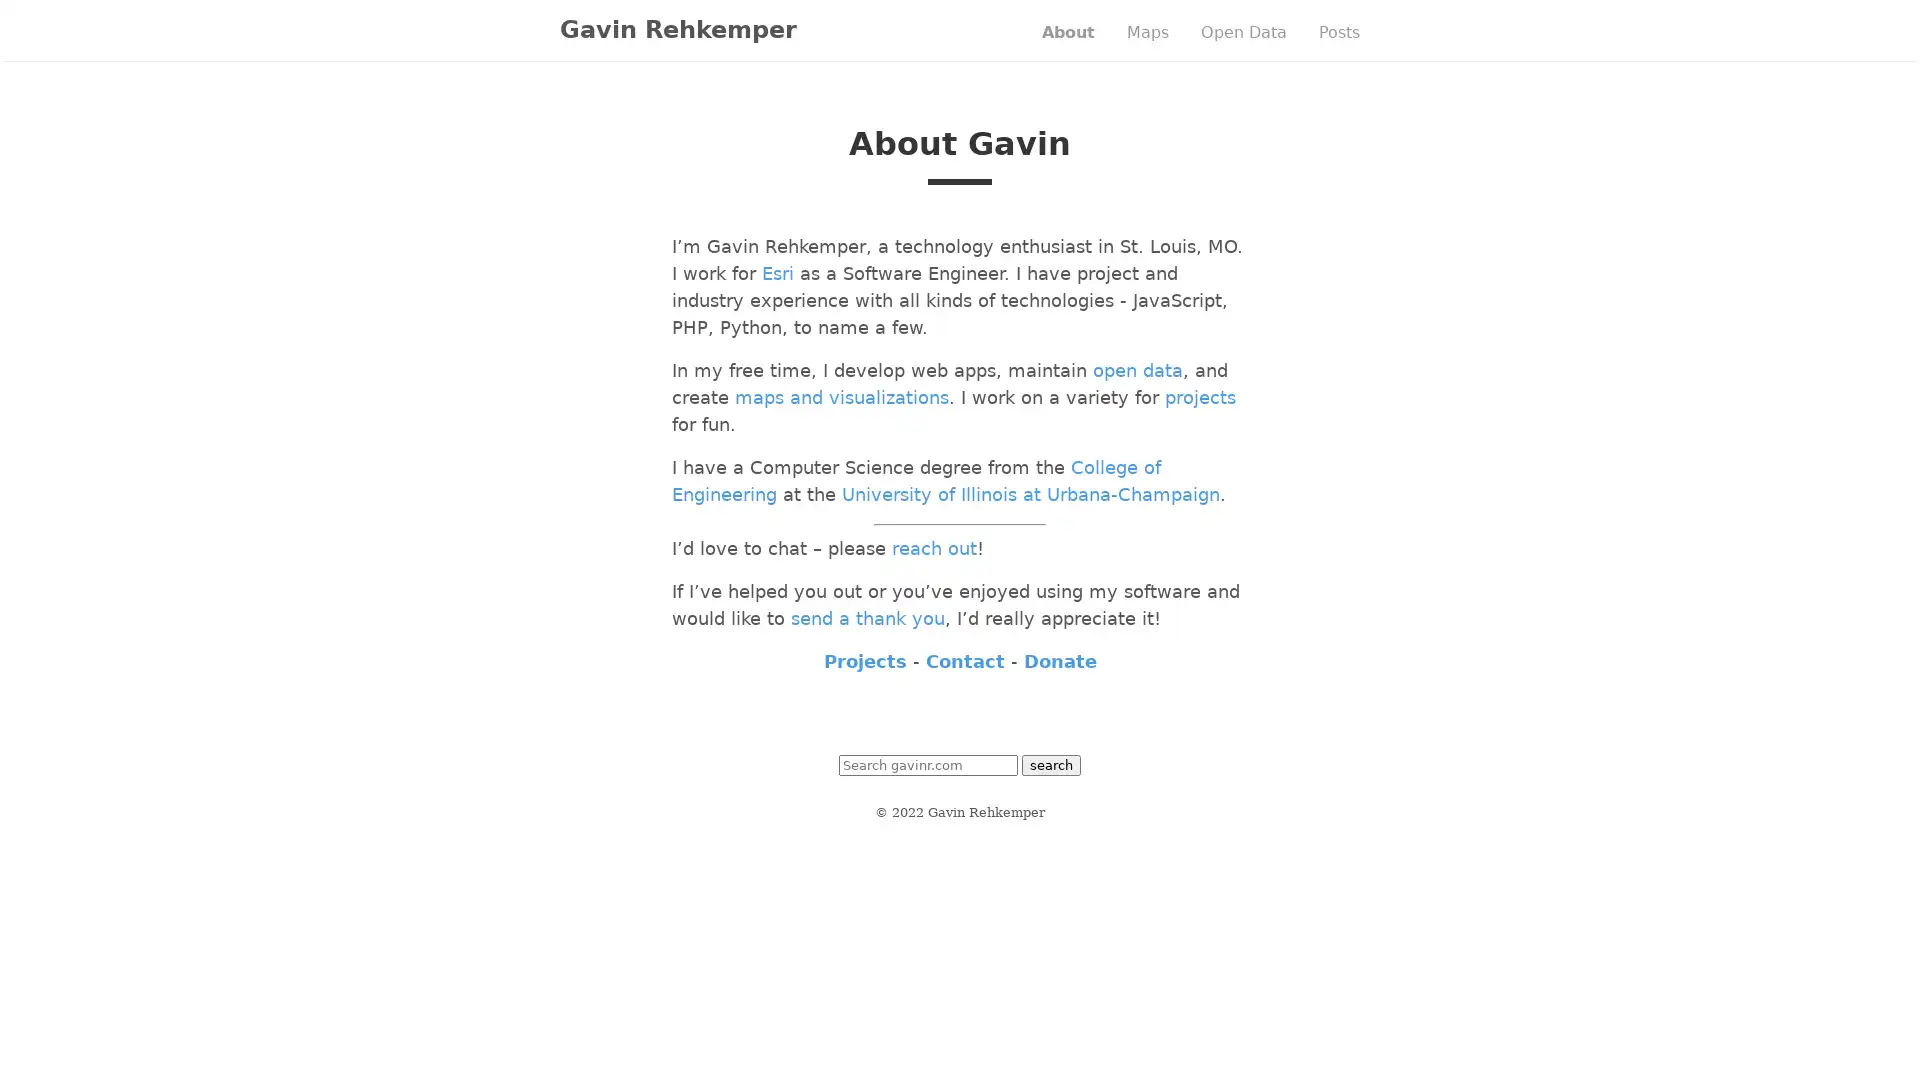 This screenshot has width=1920, height=1080. I want to click on search, so click(1050, 765).